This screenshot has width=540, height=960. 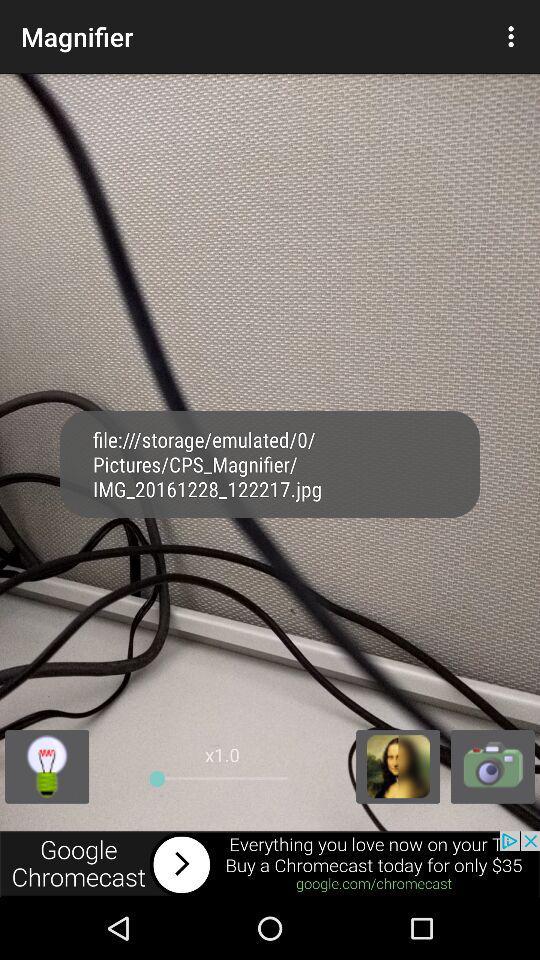 I want to click on sponsored content, so click(x=270, y=863).